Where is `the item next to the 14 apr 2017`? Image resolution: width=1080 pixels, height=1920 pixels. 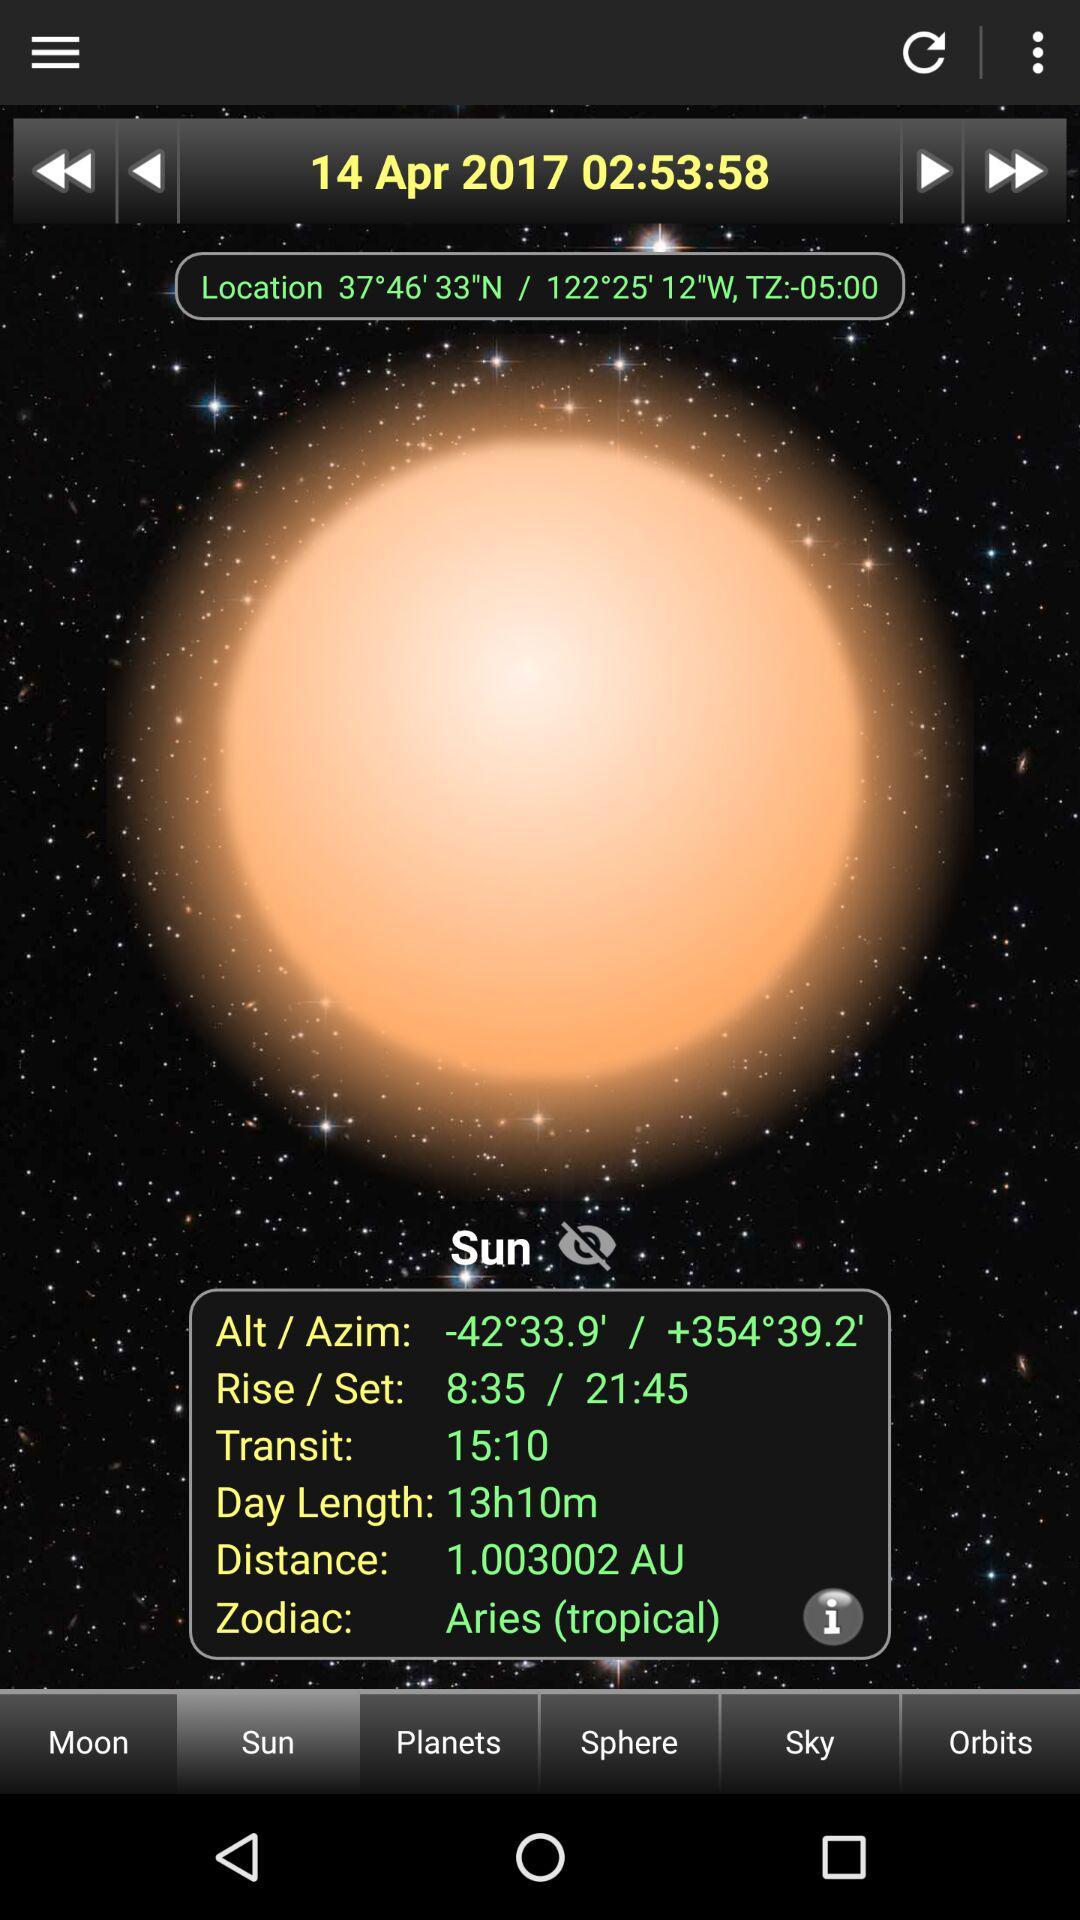 the item next to the 14 apr 2017 is located at coordinates (675, 171).